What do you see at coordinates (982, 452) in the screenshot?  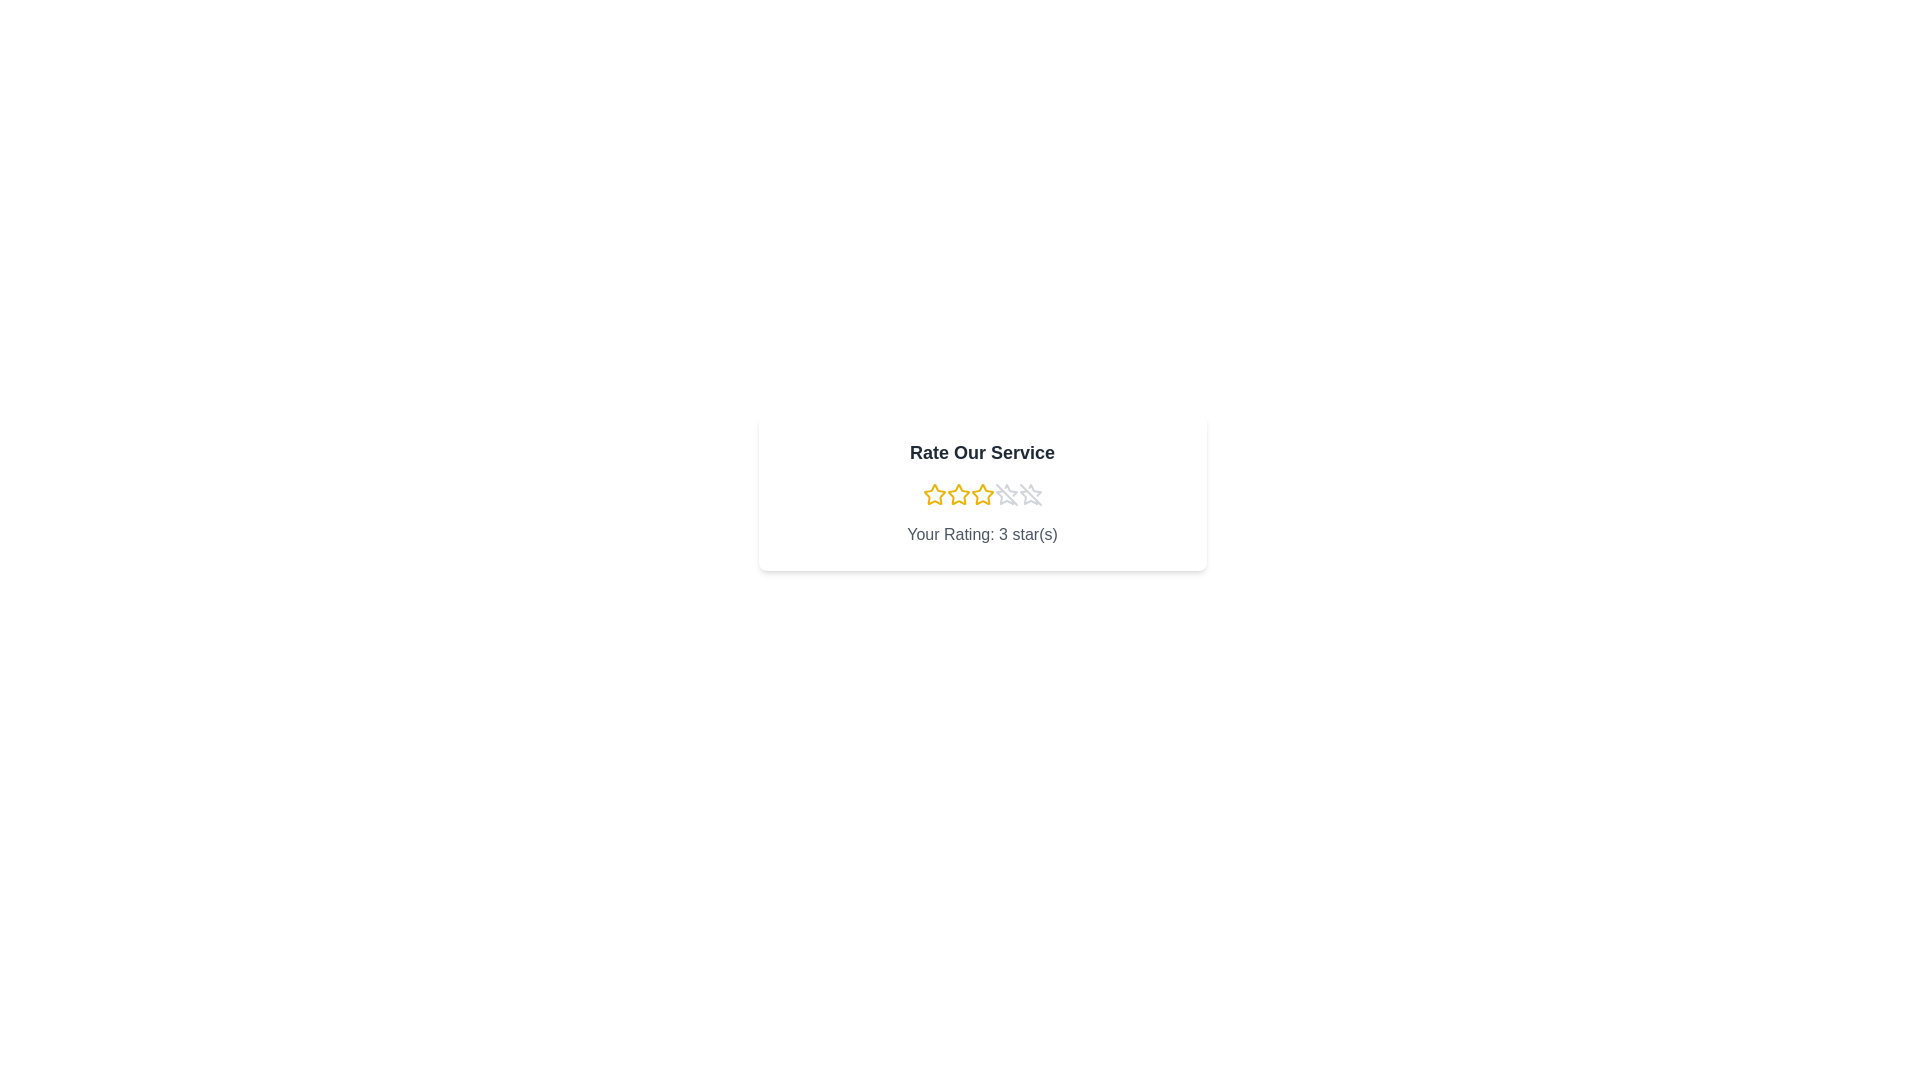 I see `the title text 'Rate Our Service'` at bounding box center [982, 452].